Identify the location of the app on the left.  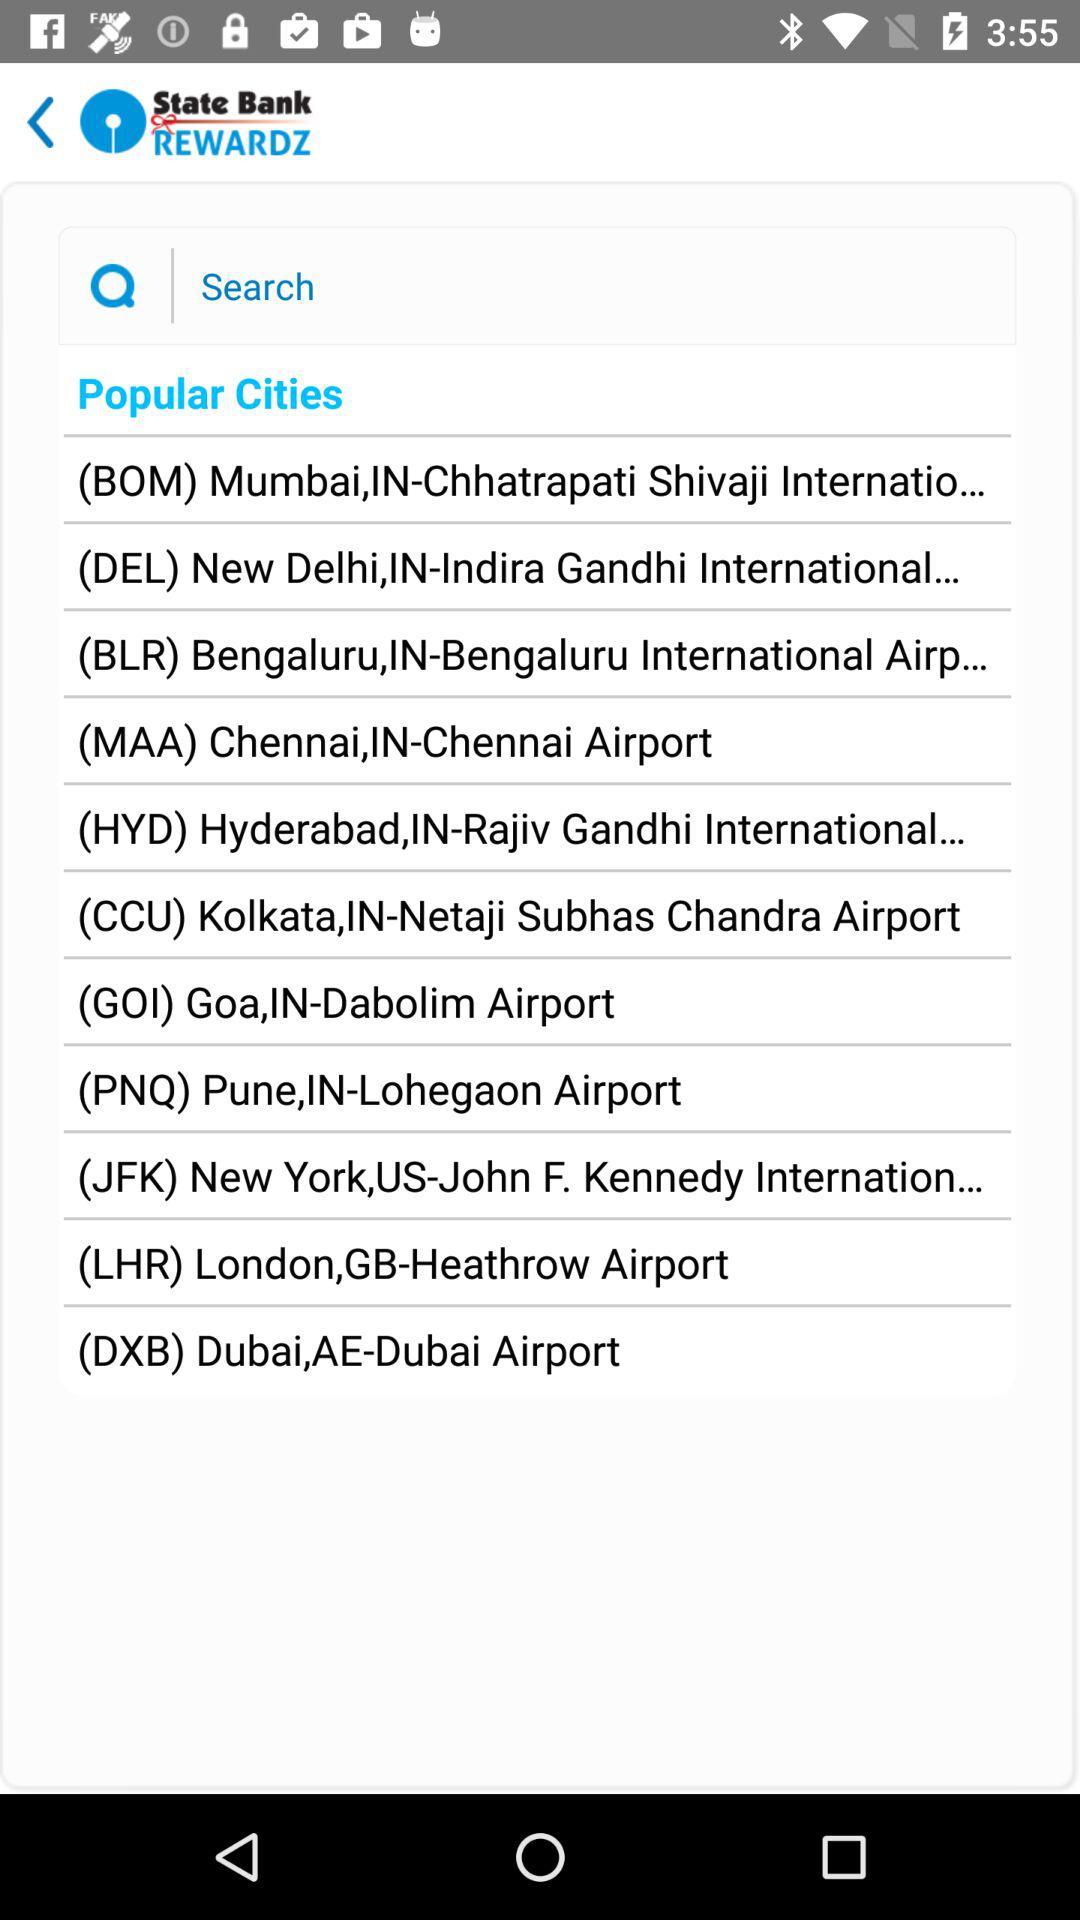
(345, 1001).